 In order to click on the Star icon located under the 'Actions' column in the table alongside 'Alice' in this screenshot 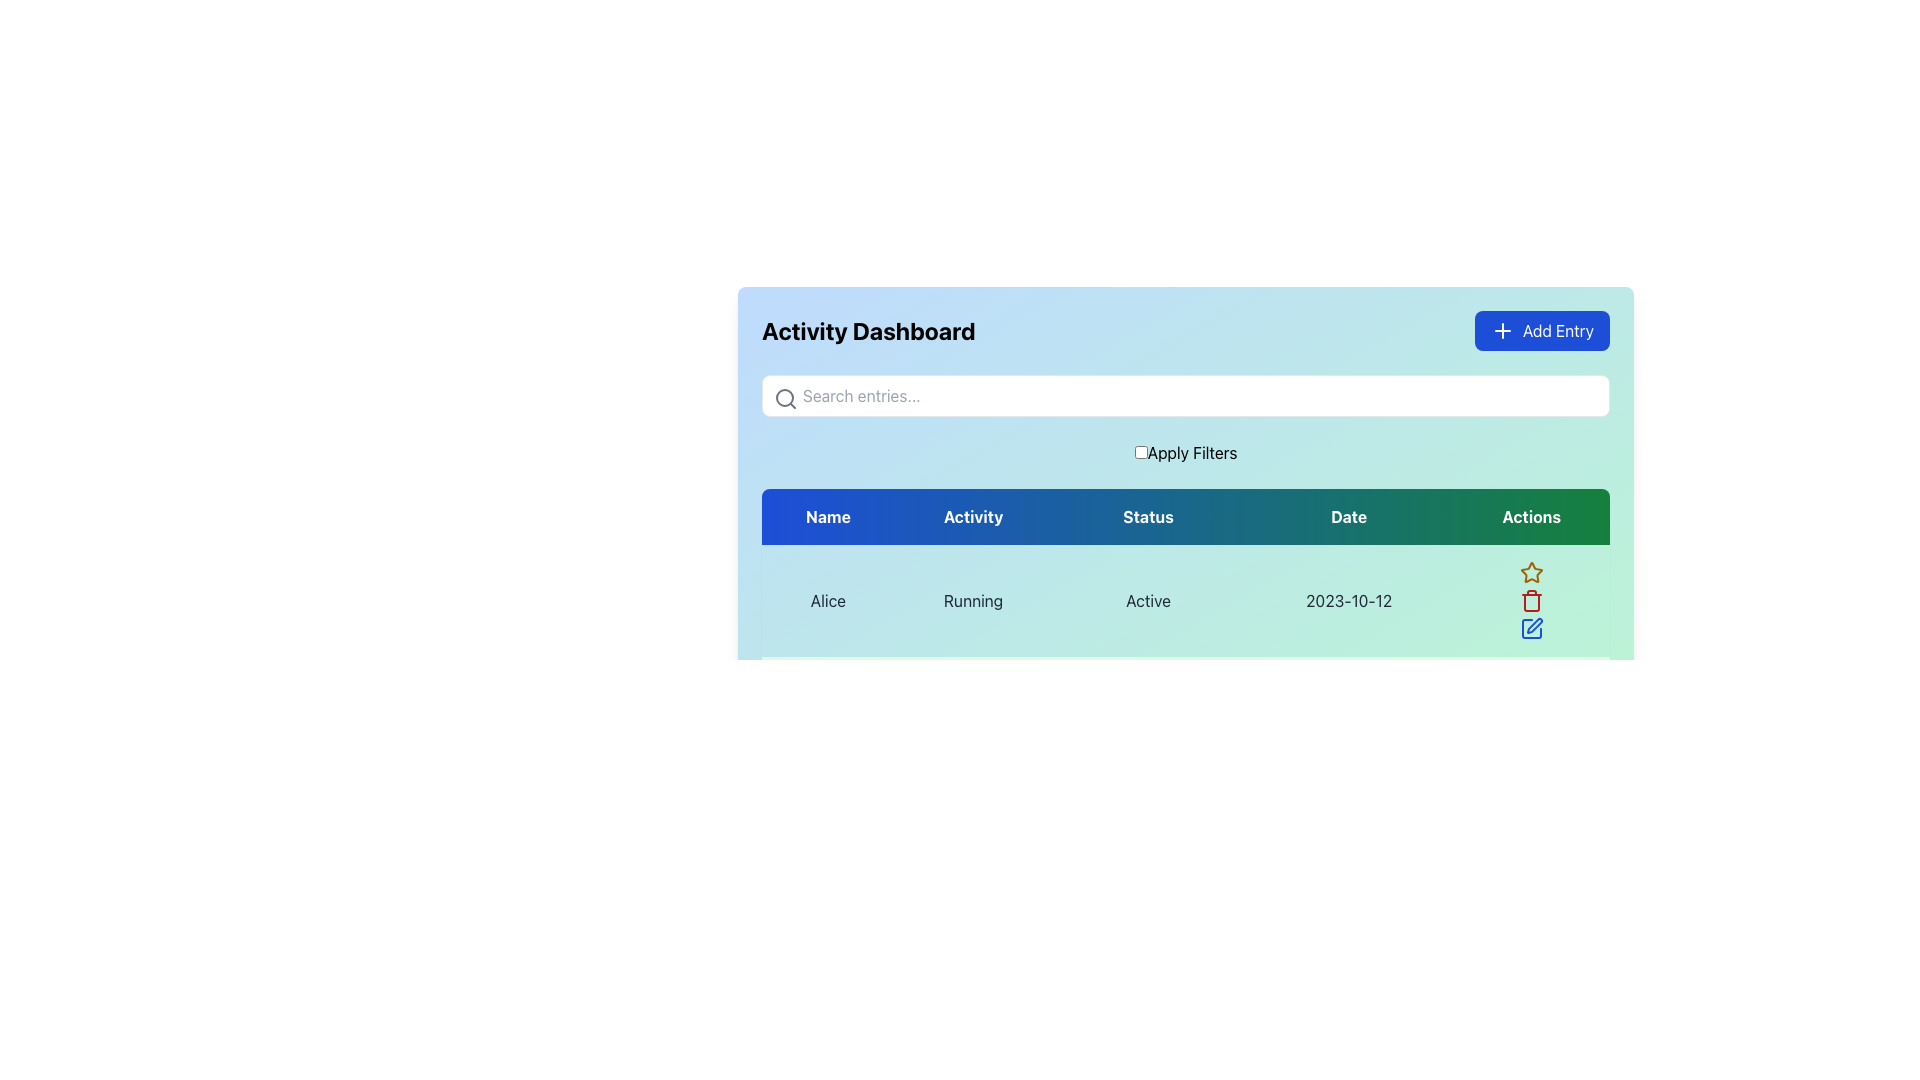, I will do `click(1530, 573)`.